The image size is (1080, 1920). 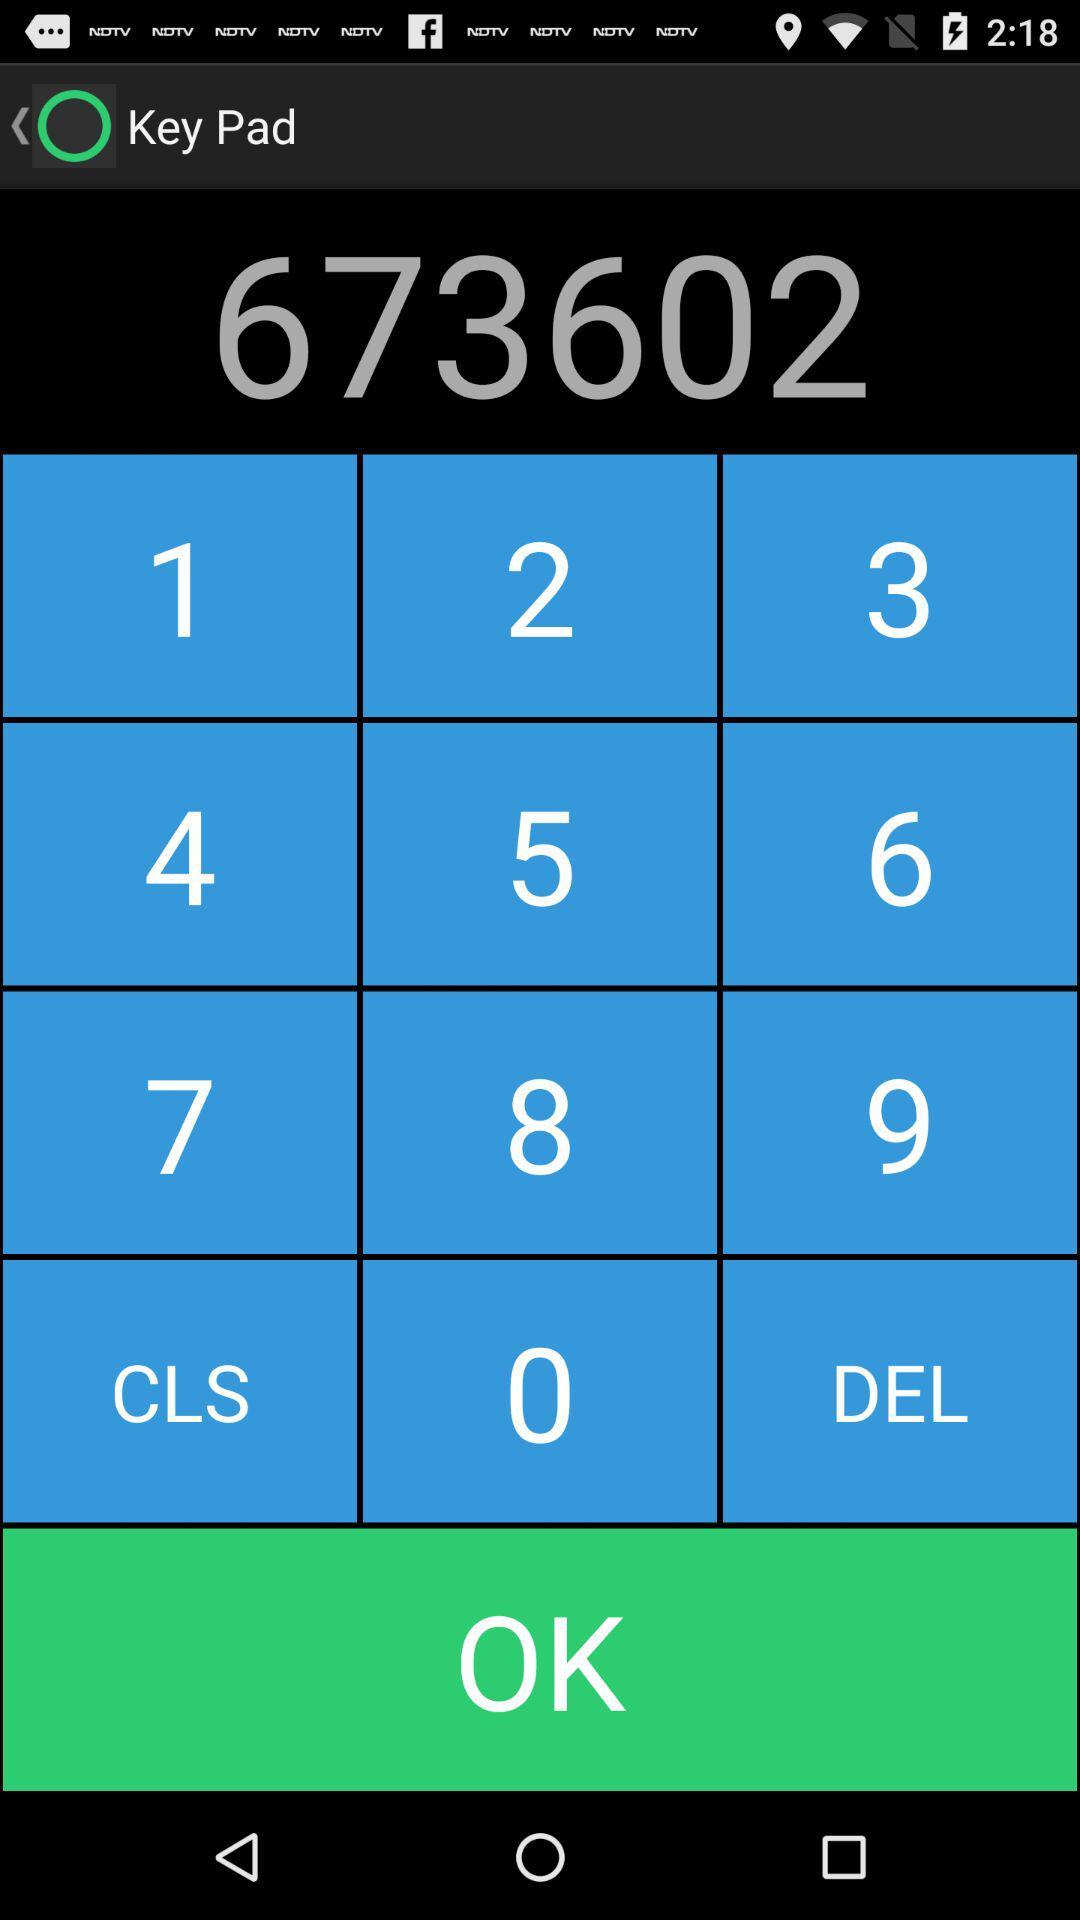 I want to click on the button to the left of 3 icon, so click(x=540, y=854).